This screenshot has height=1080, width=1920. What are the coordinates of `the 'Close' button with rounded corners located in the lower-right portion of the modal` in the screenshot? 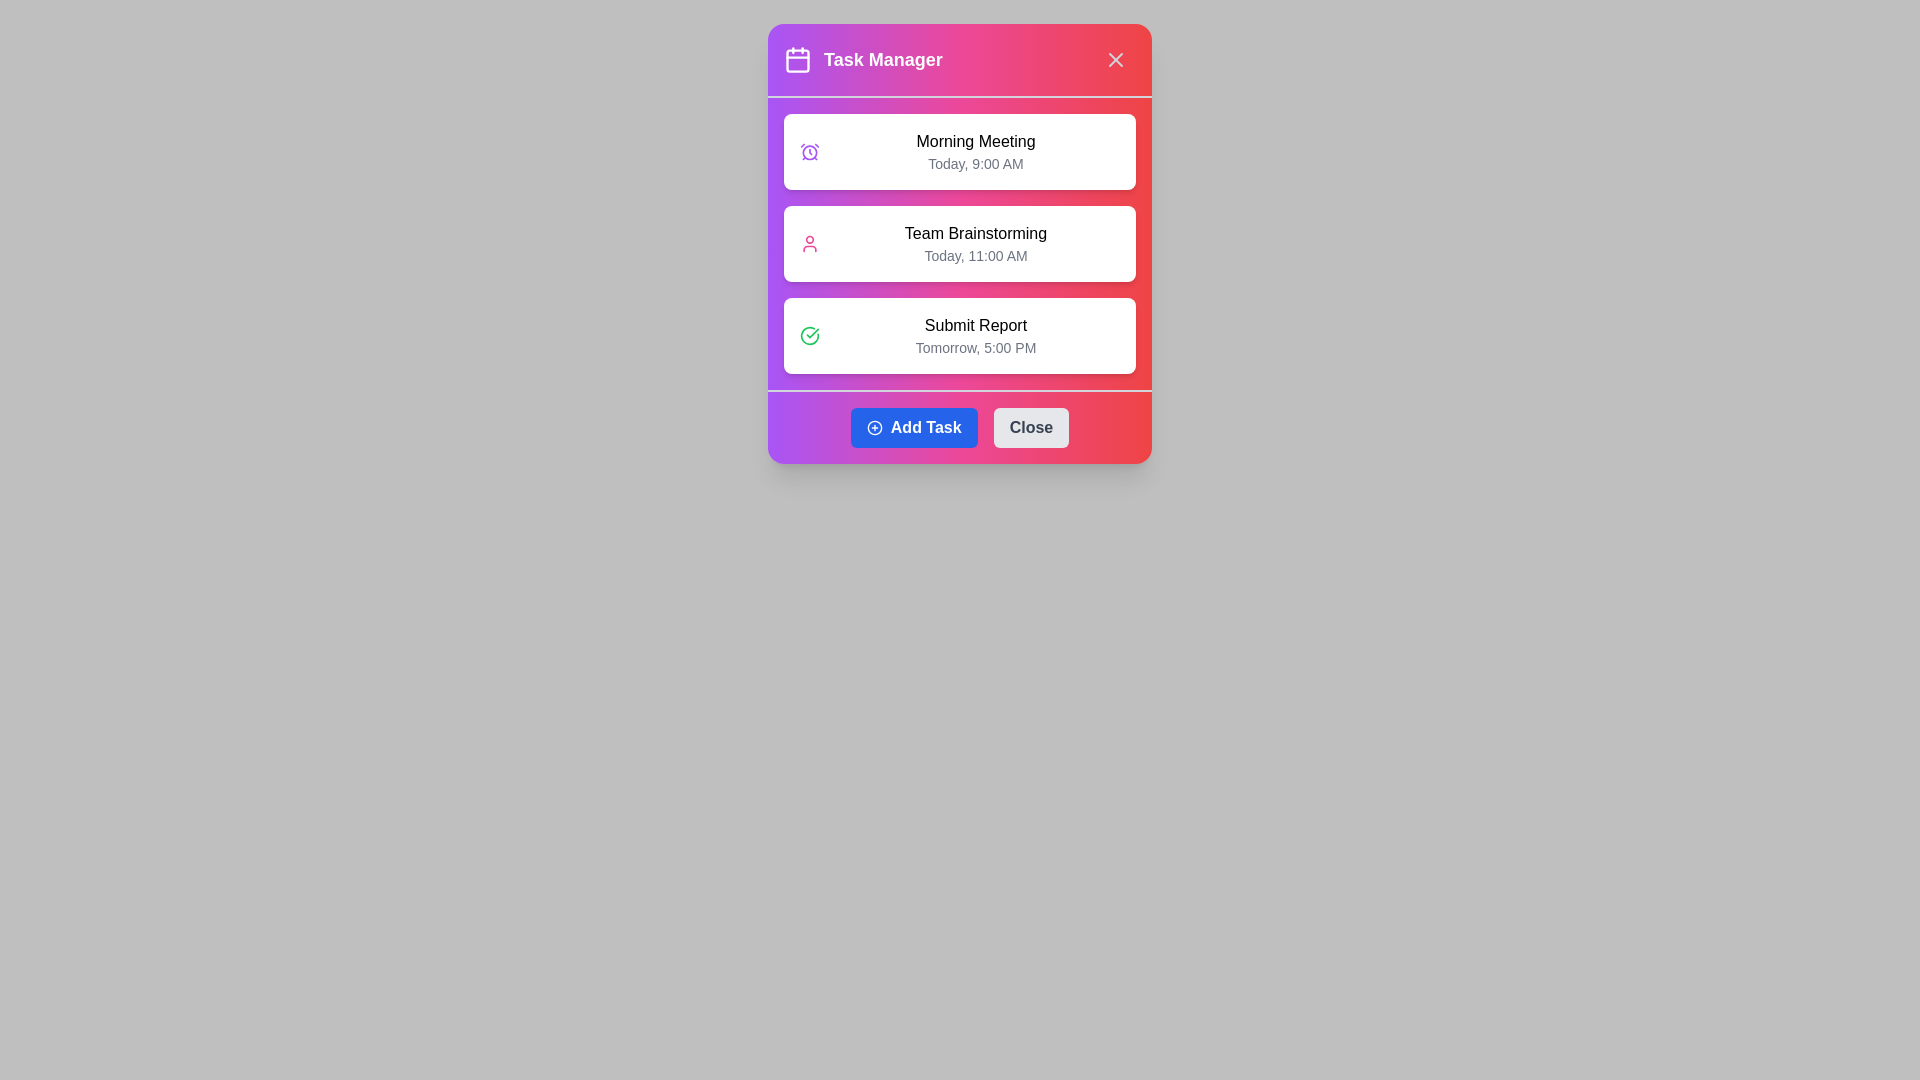 It's located at (1031, 427).